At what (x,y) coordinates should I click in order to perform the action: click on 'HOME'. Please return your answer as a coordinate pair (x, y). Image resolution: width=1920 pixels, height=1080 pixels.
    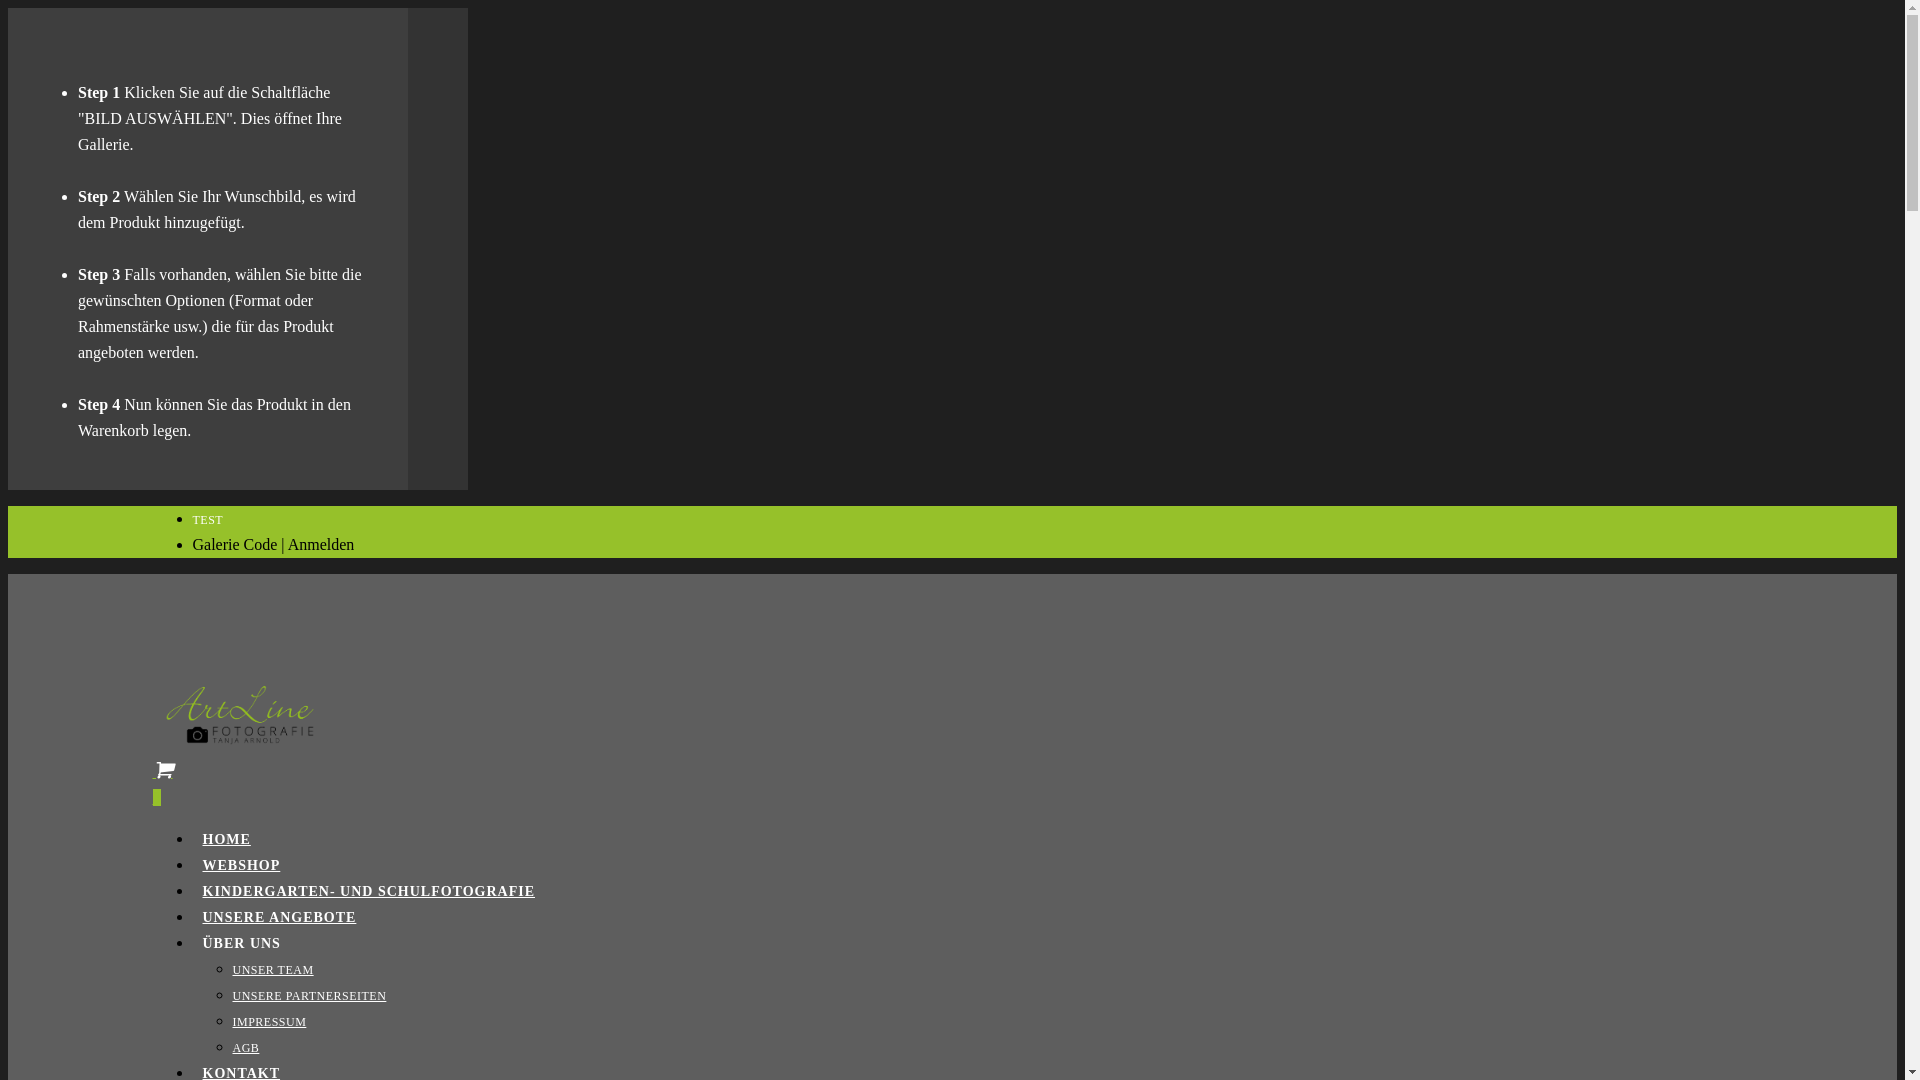
    Looking at the image, I should click on (192, 840).